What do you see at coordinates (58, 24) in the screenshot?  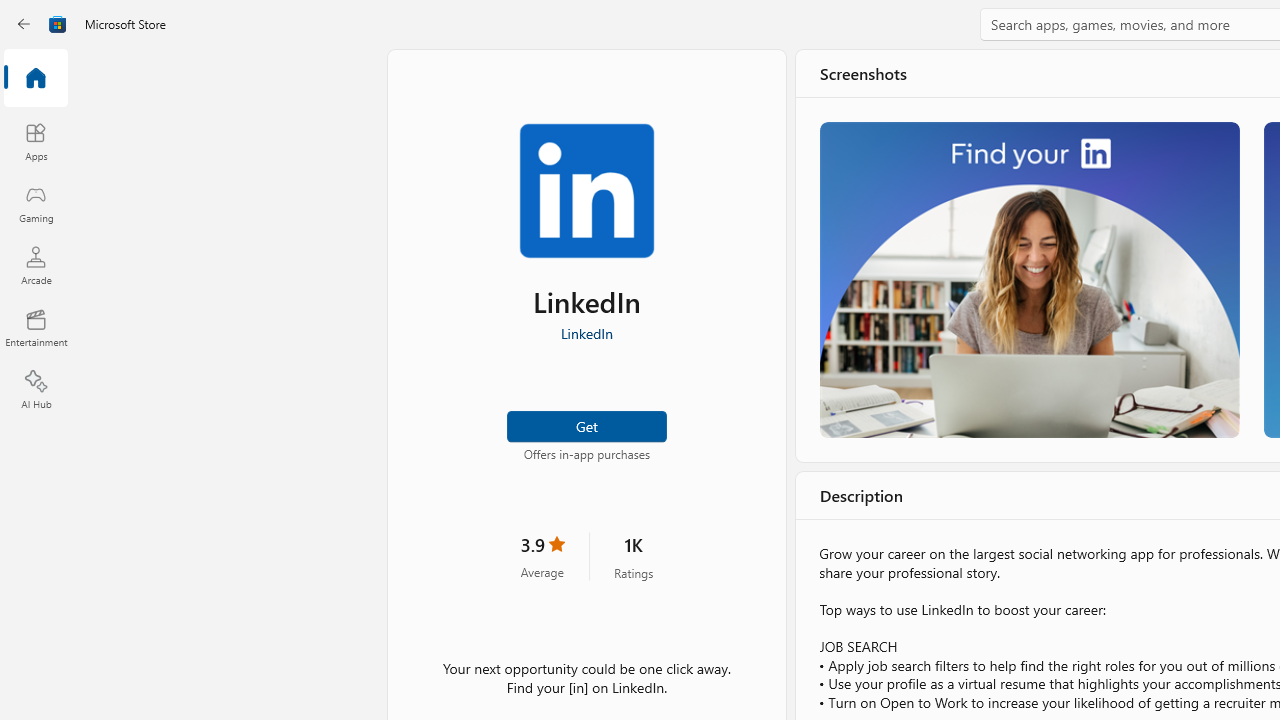 I see `'Class: Image'` at bounding box center [58, 24].